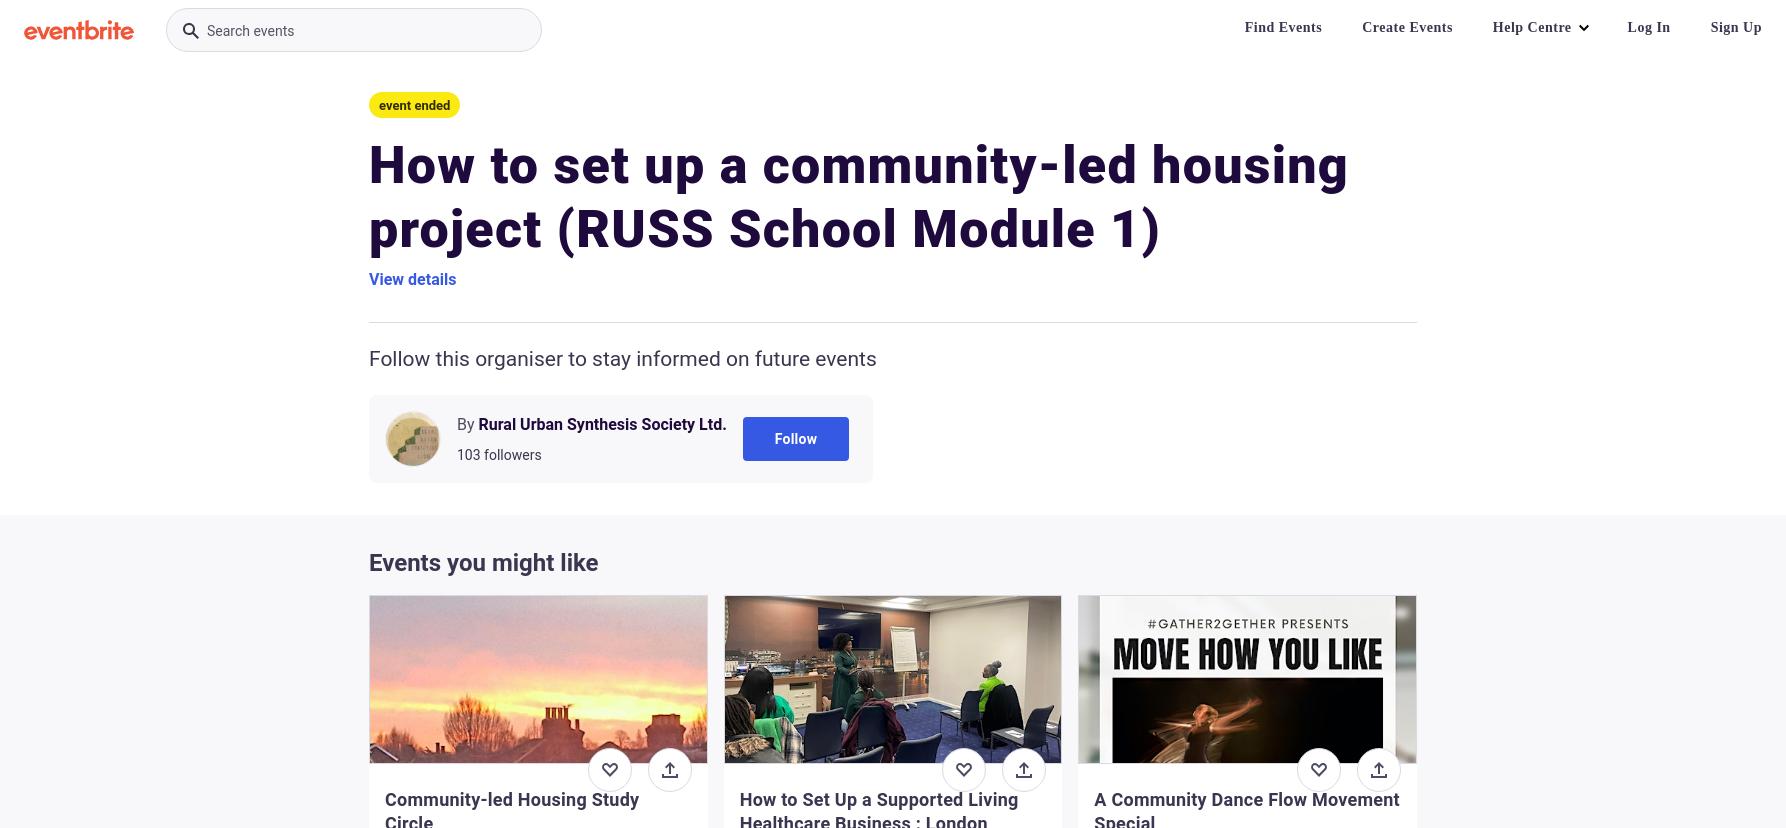 The height and width of the screenshot is (828, 1786). I want to click on 'View details', so click(412, 279).